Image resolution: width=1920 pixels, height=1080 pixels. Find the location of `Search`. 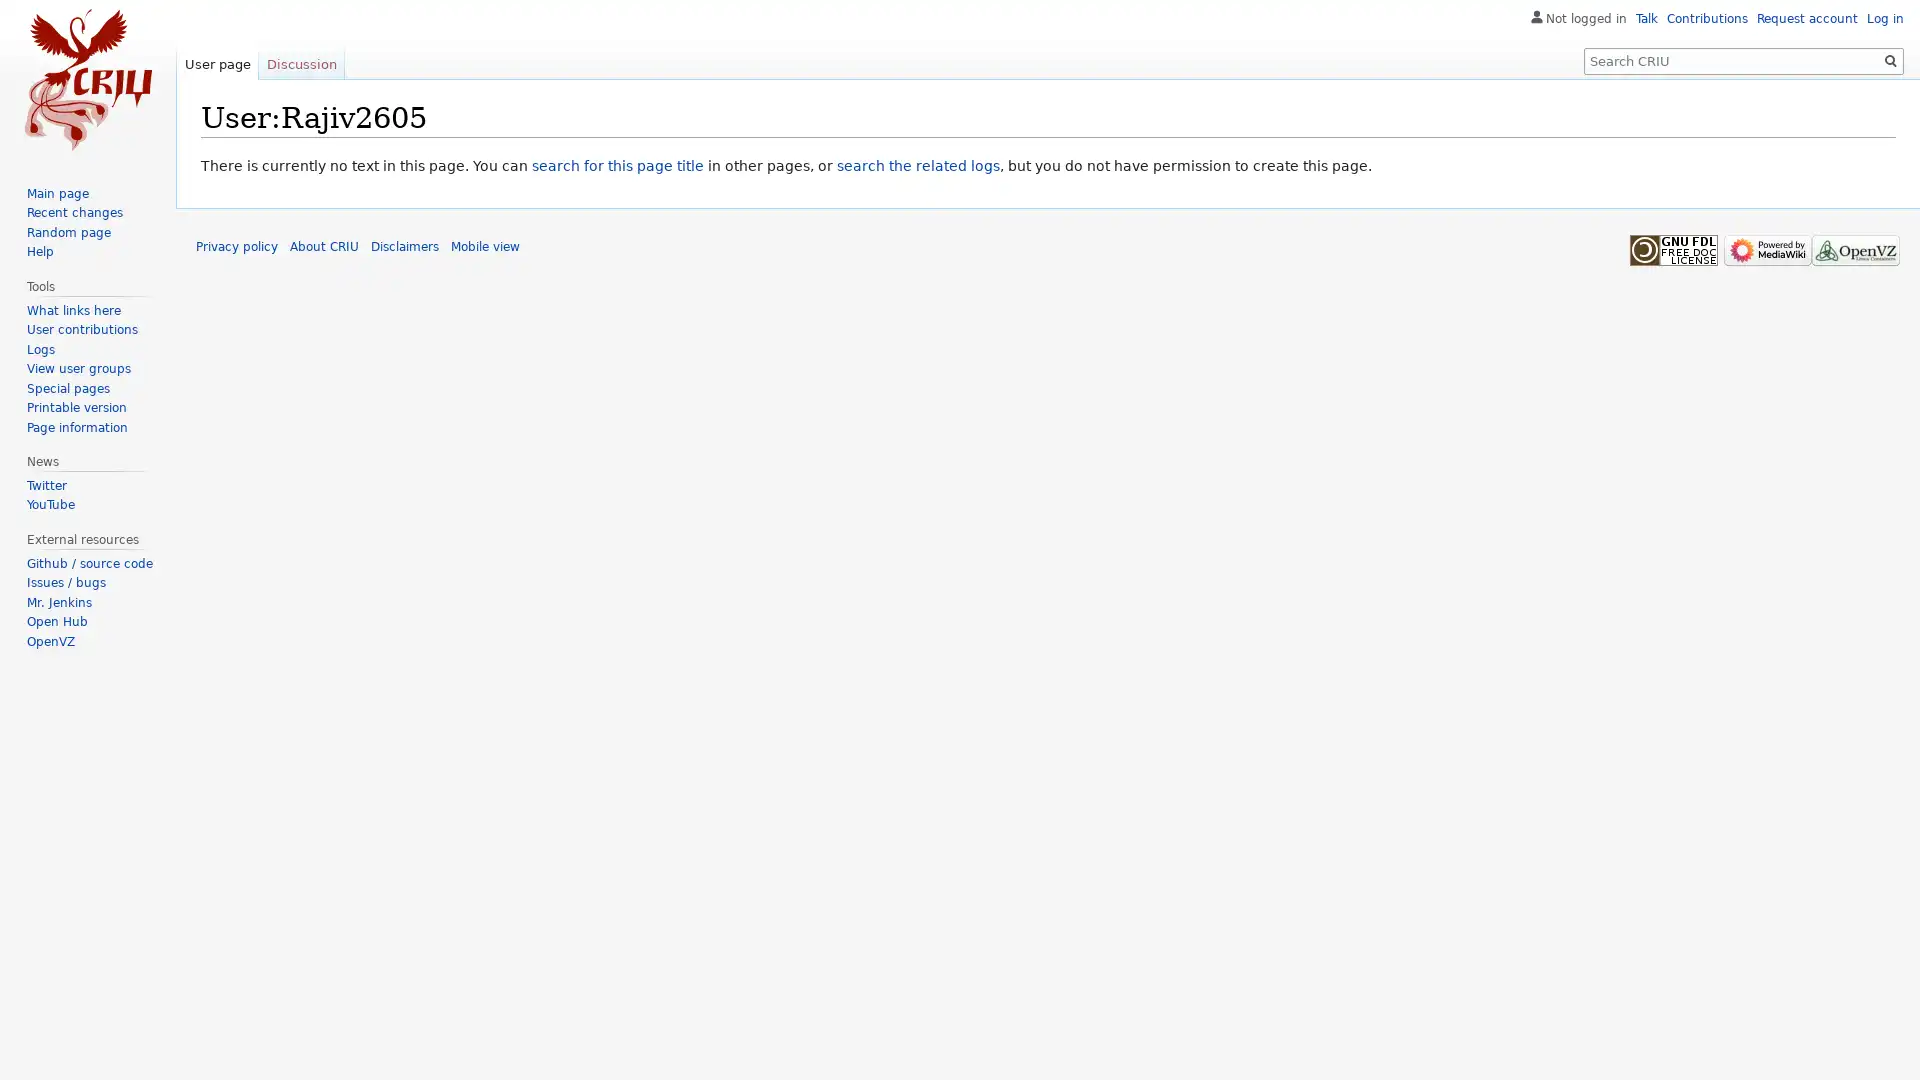

Search is located at coordinates (1890, 60).